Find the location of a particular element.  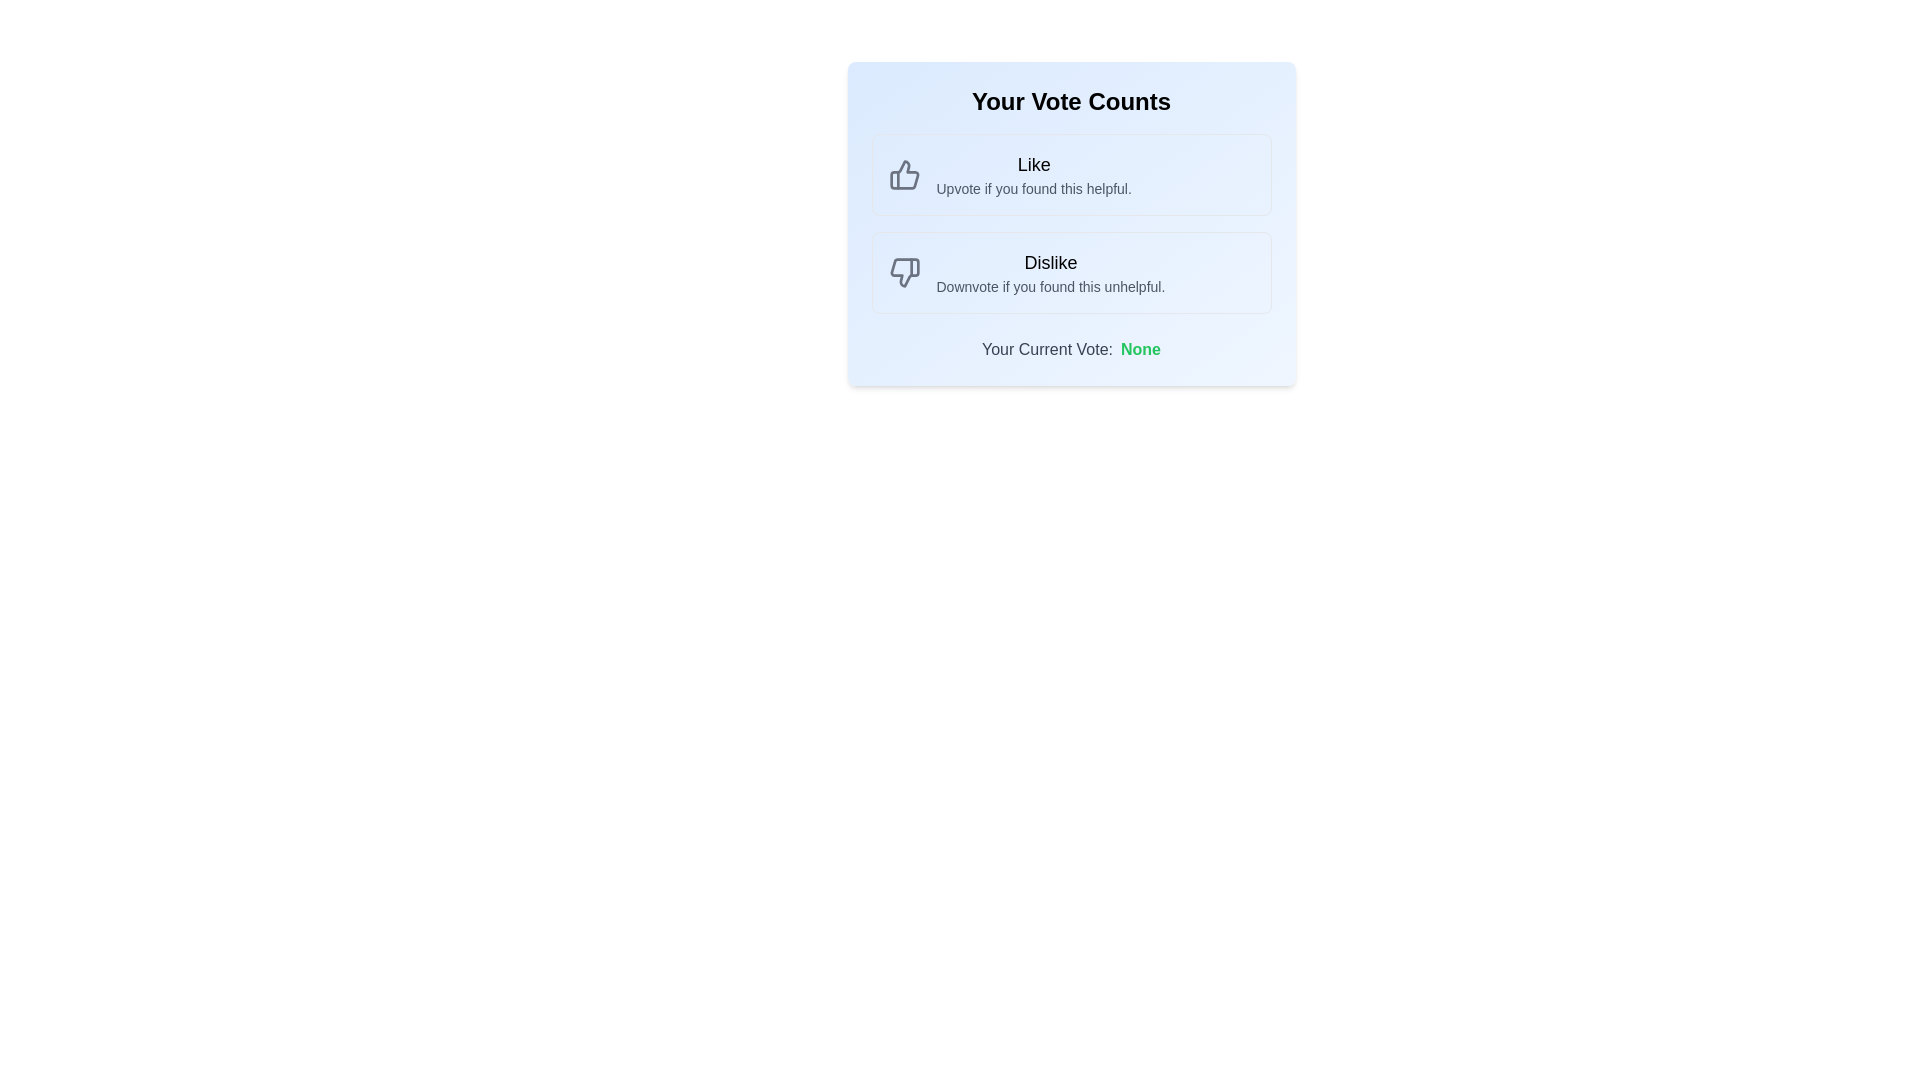

the Thumbs-Down icon that visually represents a dislike option, positioned to the left of the 'Dislike - Downvote if you found this unhelpful.' text is located at coordinates (903, 273).